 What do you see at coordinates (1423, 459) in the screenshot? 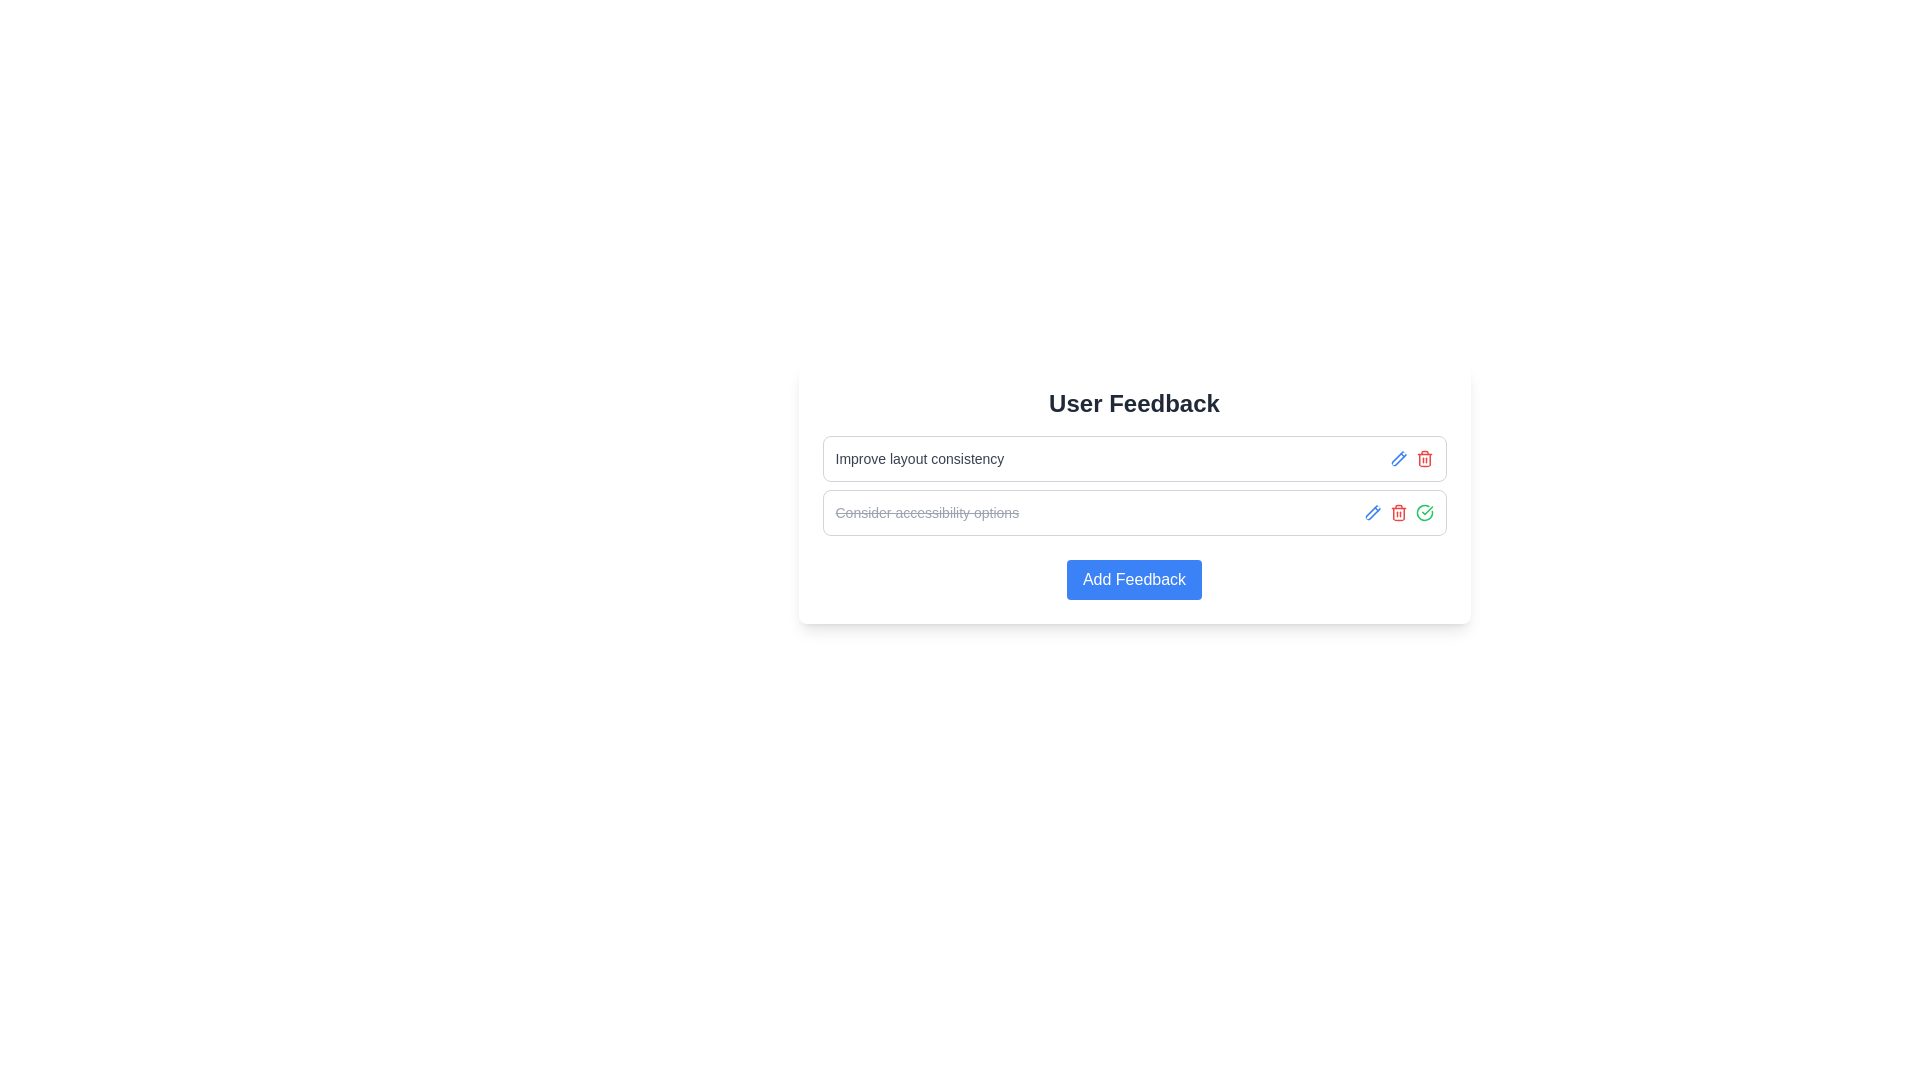
I see `the delete icon button located on the far-right among a group of icons` at bounding box center [1423, 459].